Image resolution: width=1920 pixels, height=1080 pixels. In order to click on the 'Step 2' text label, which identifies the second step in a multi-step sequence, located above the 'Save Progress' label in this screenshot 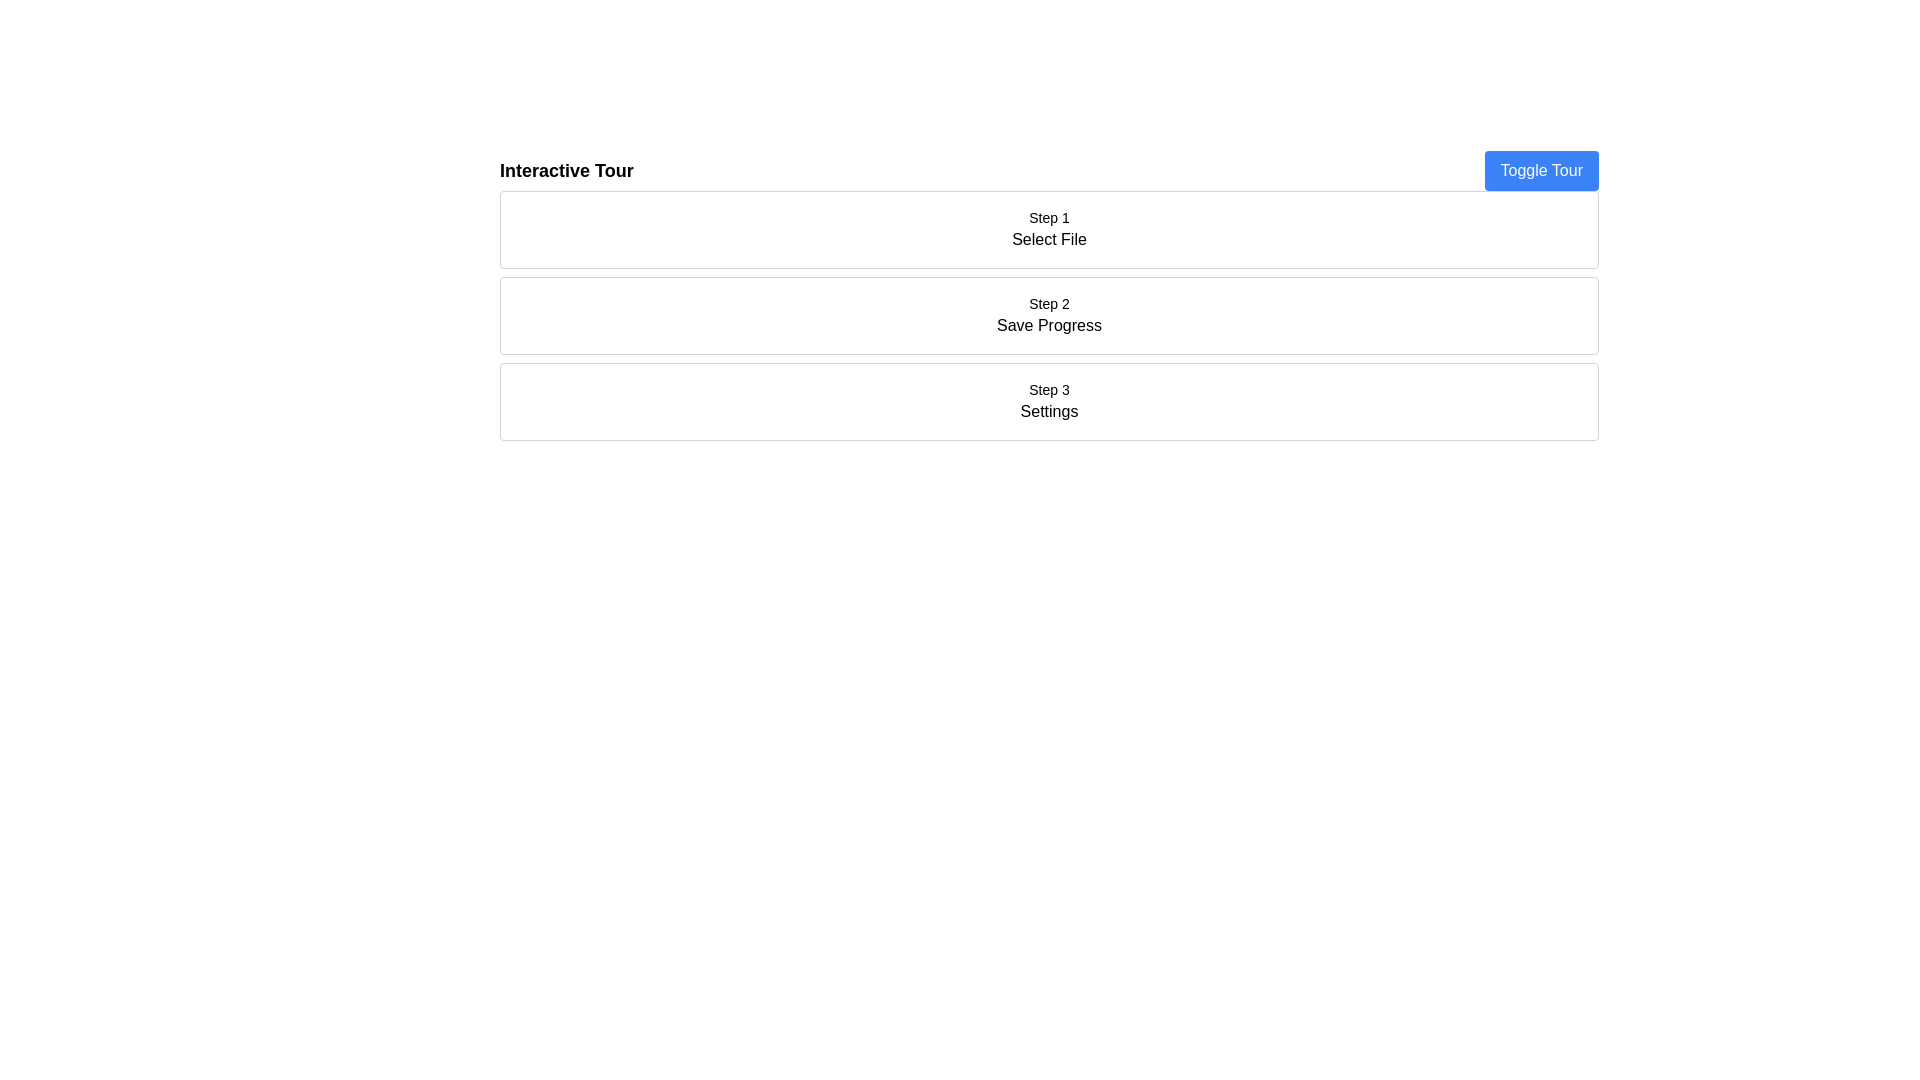, I will do `click(1048, 304)`.